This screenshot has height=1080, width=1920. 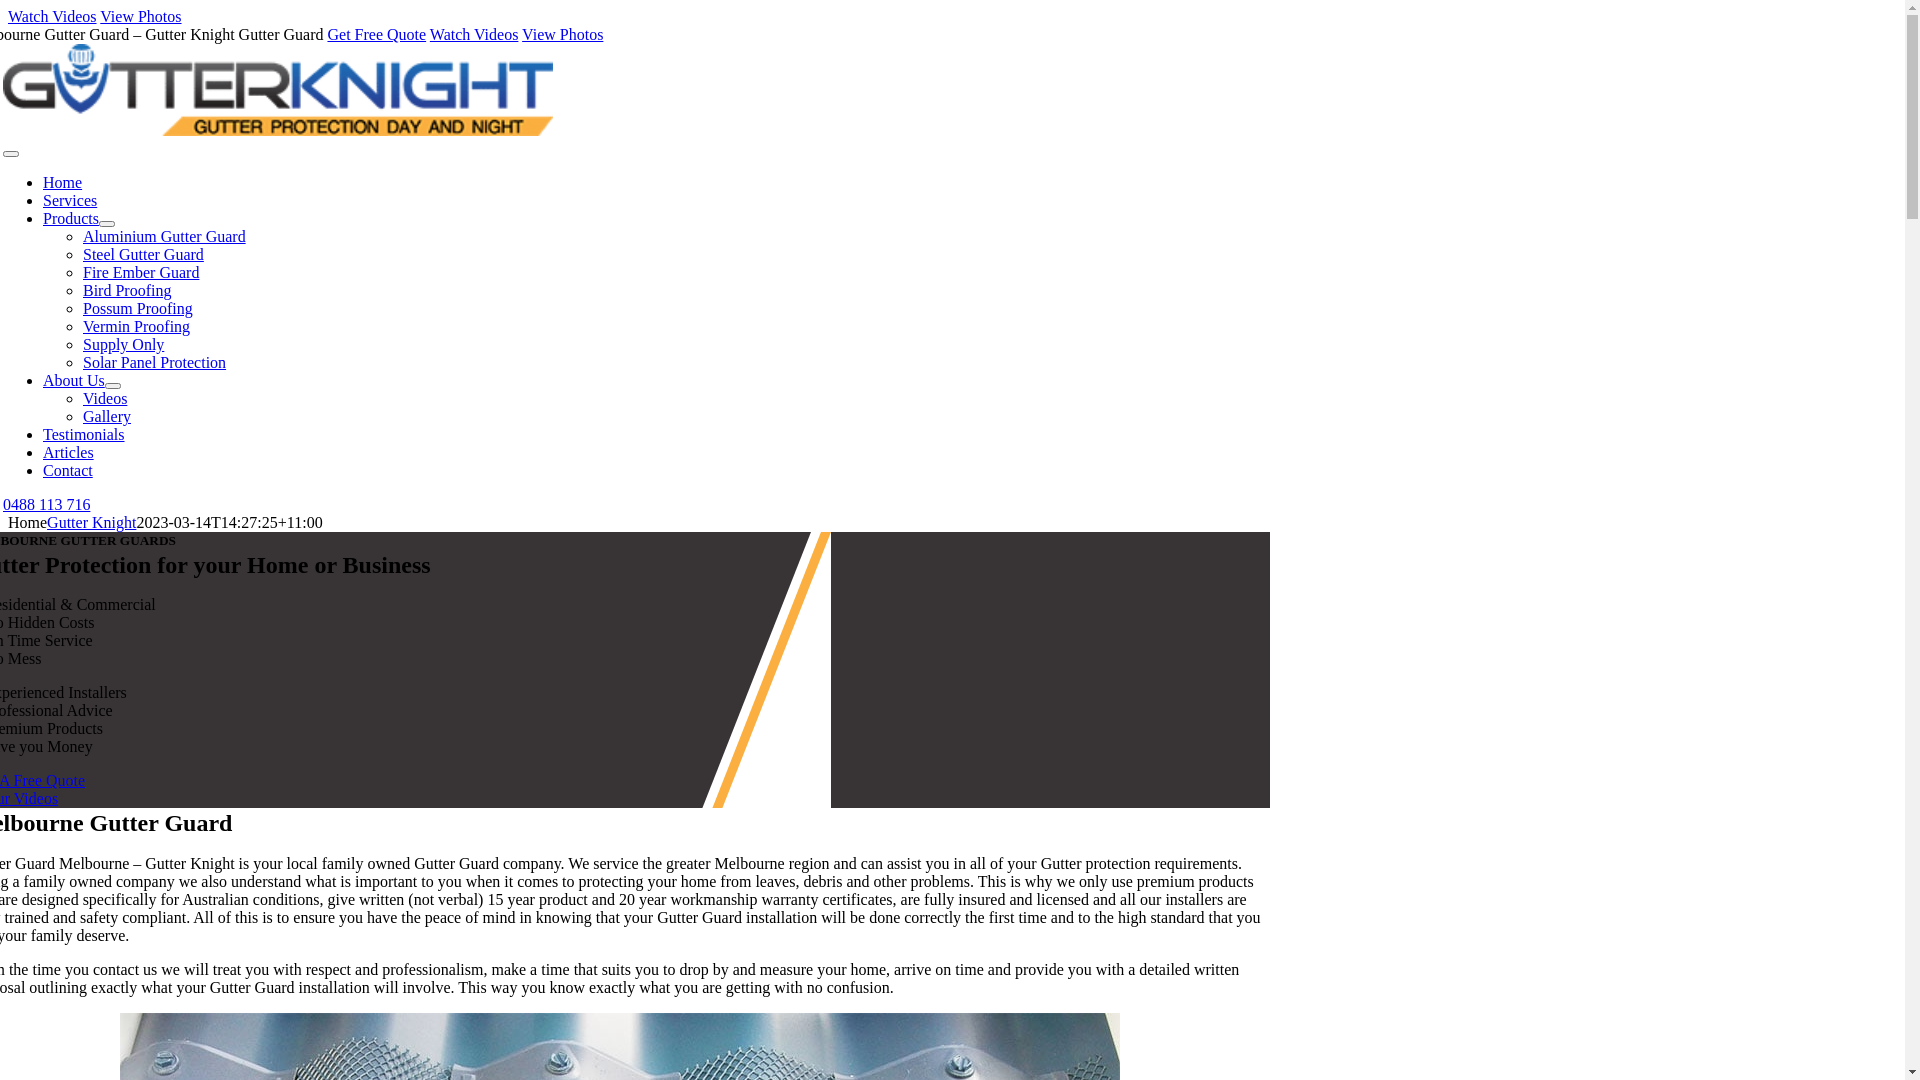 I want to click on 'Skip to content', so click(x=7, y=7).